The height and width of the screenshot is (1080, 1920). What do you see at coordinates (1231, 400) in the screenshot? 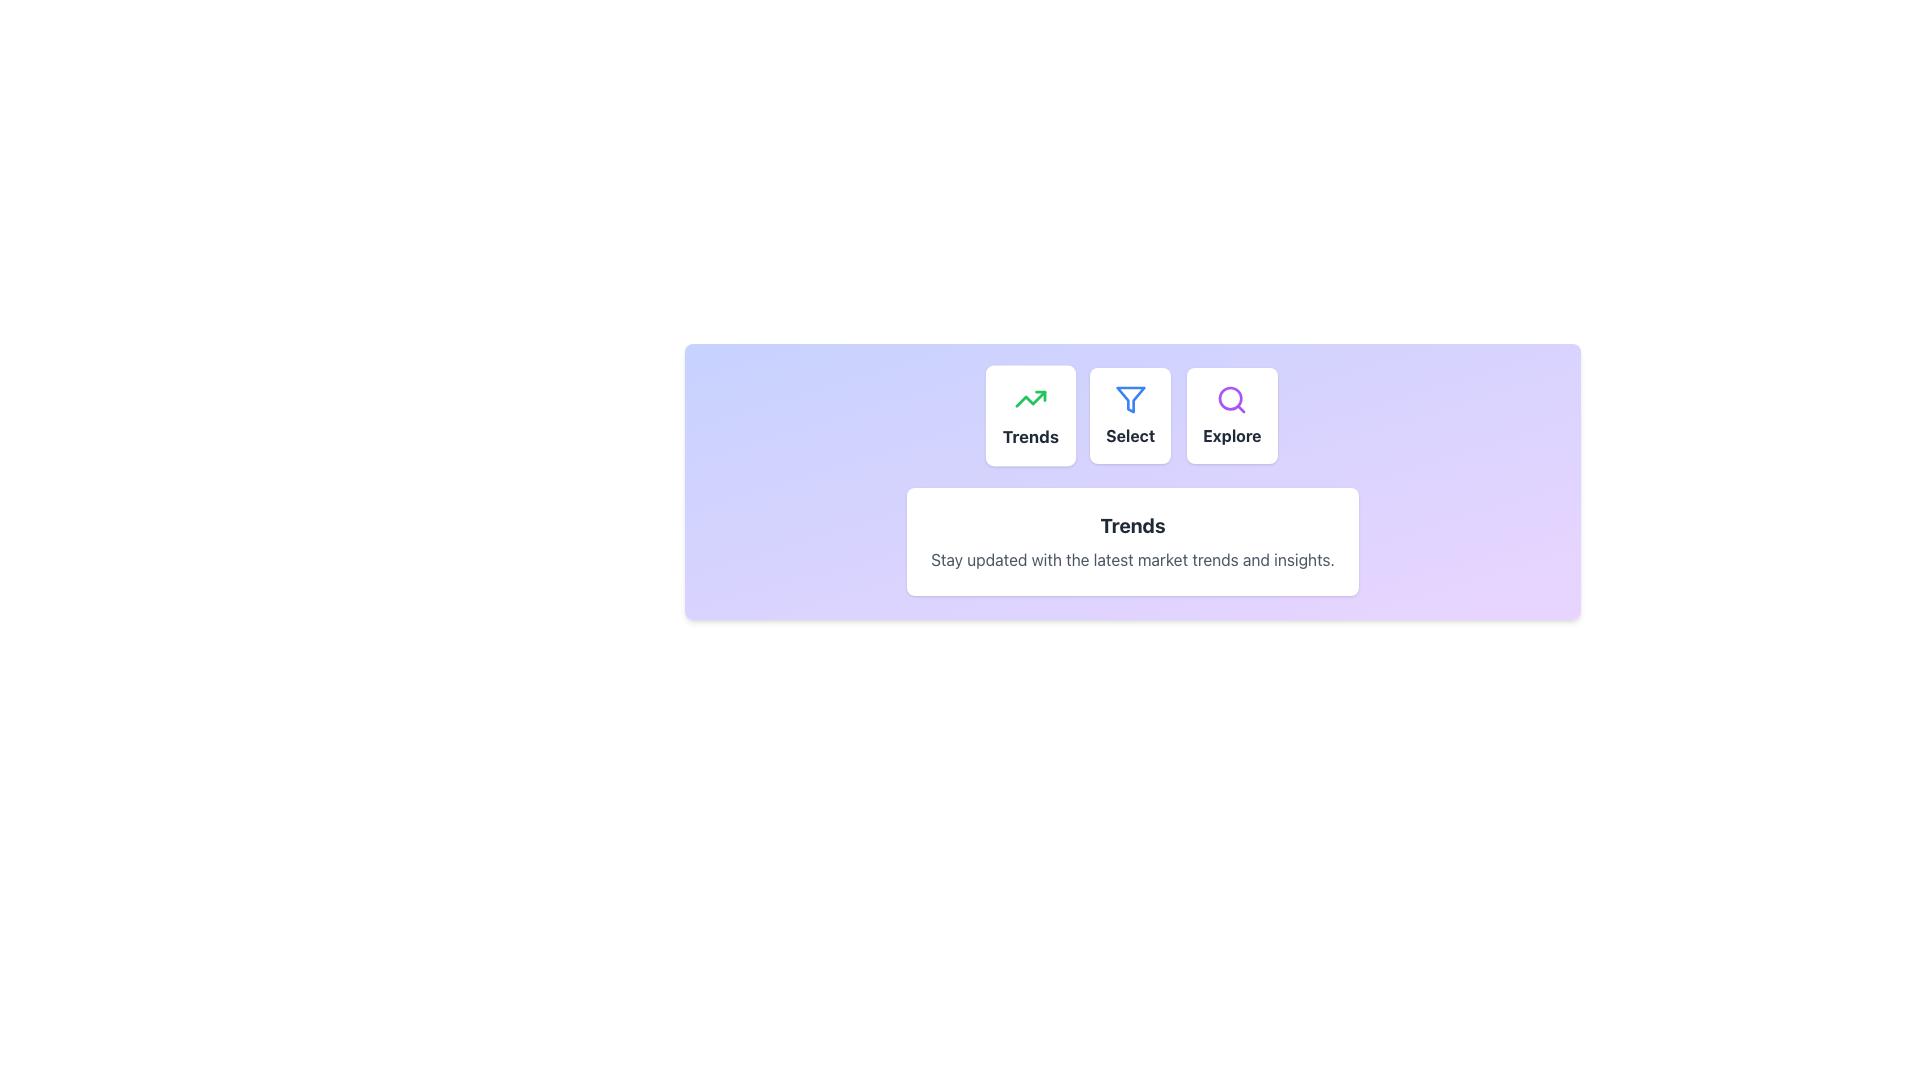
I see `the vibrant purple magnifying glass icon, which is located within the rounded white background in the 'Explore' section of the interface` at bounding box center [1231, 400].